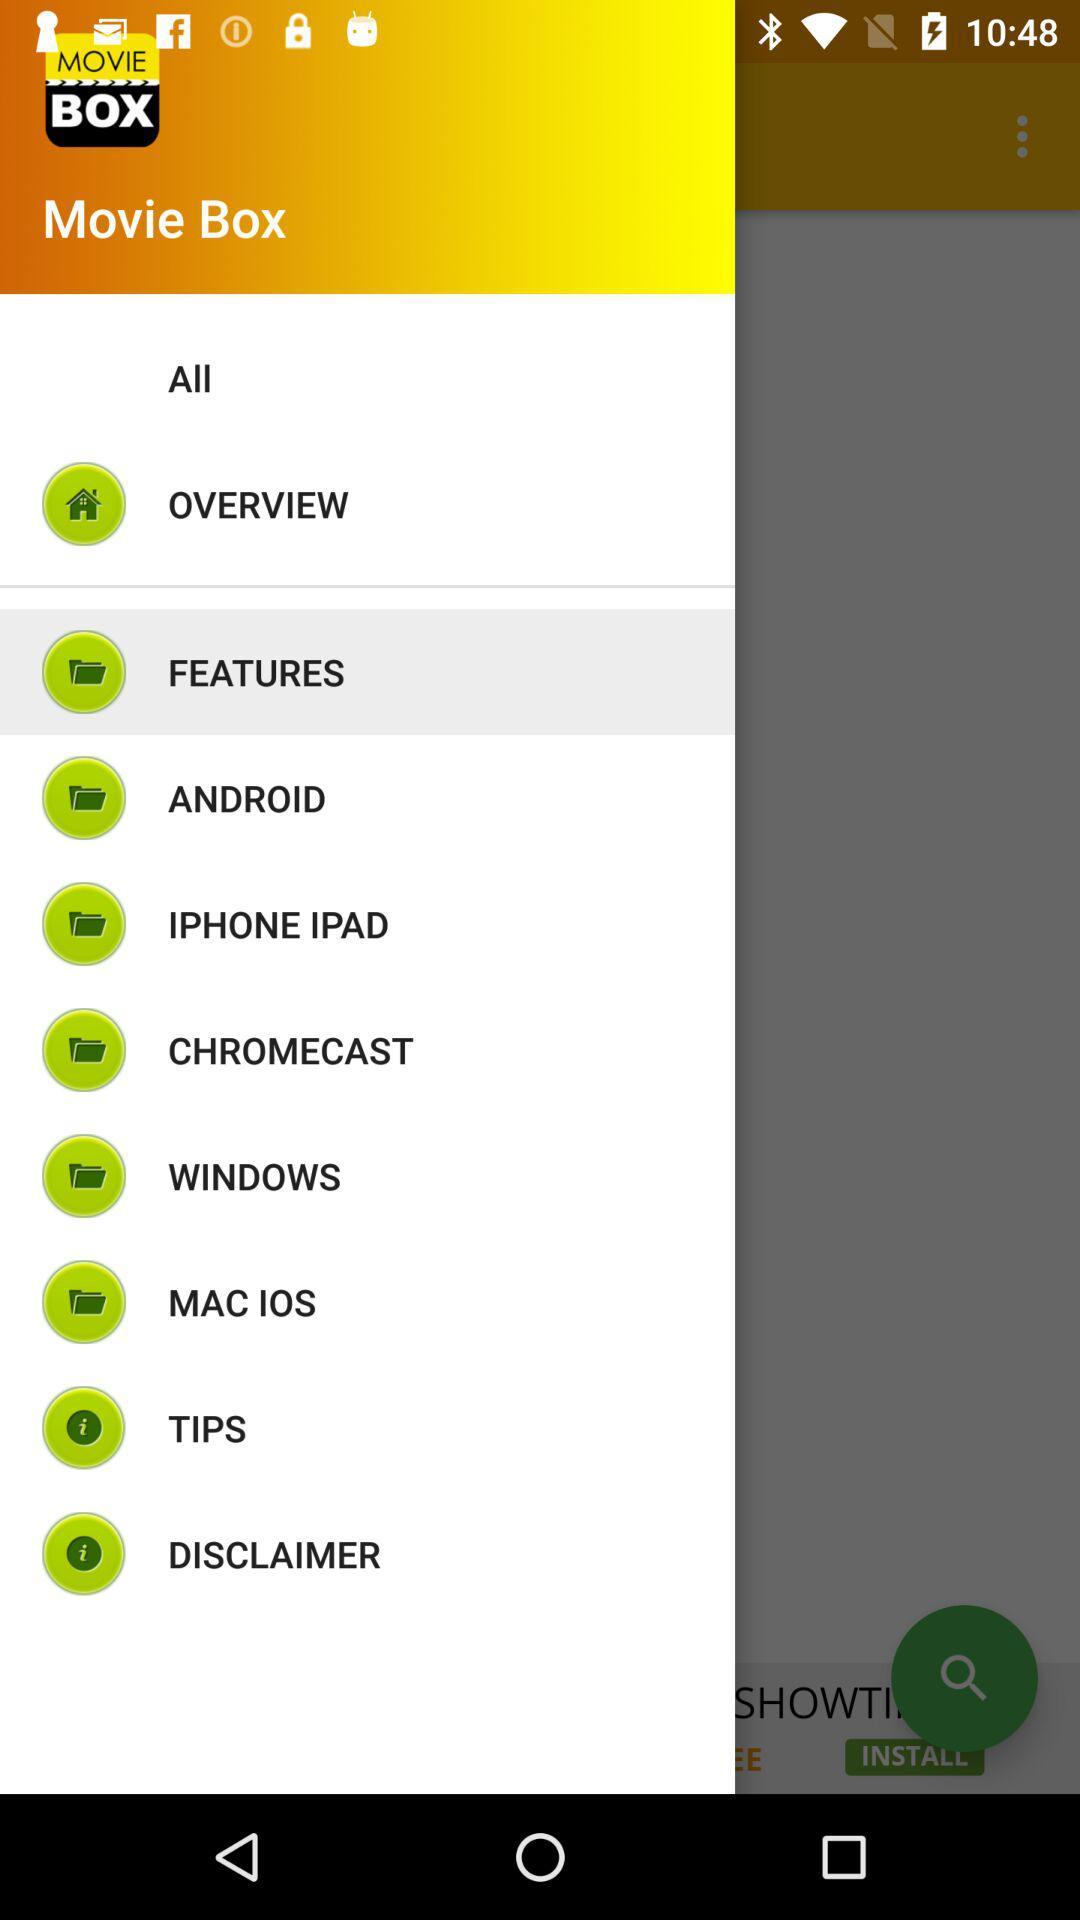 The width and height of the screenshot is (1080, 1920). Describe the element at coordinates (963, 1678) in the screenshot. I see `the search icon` at that location.